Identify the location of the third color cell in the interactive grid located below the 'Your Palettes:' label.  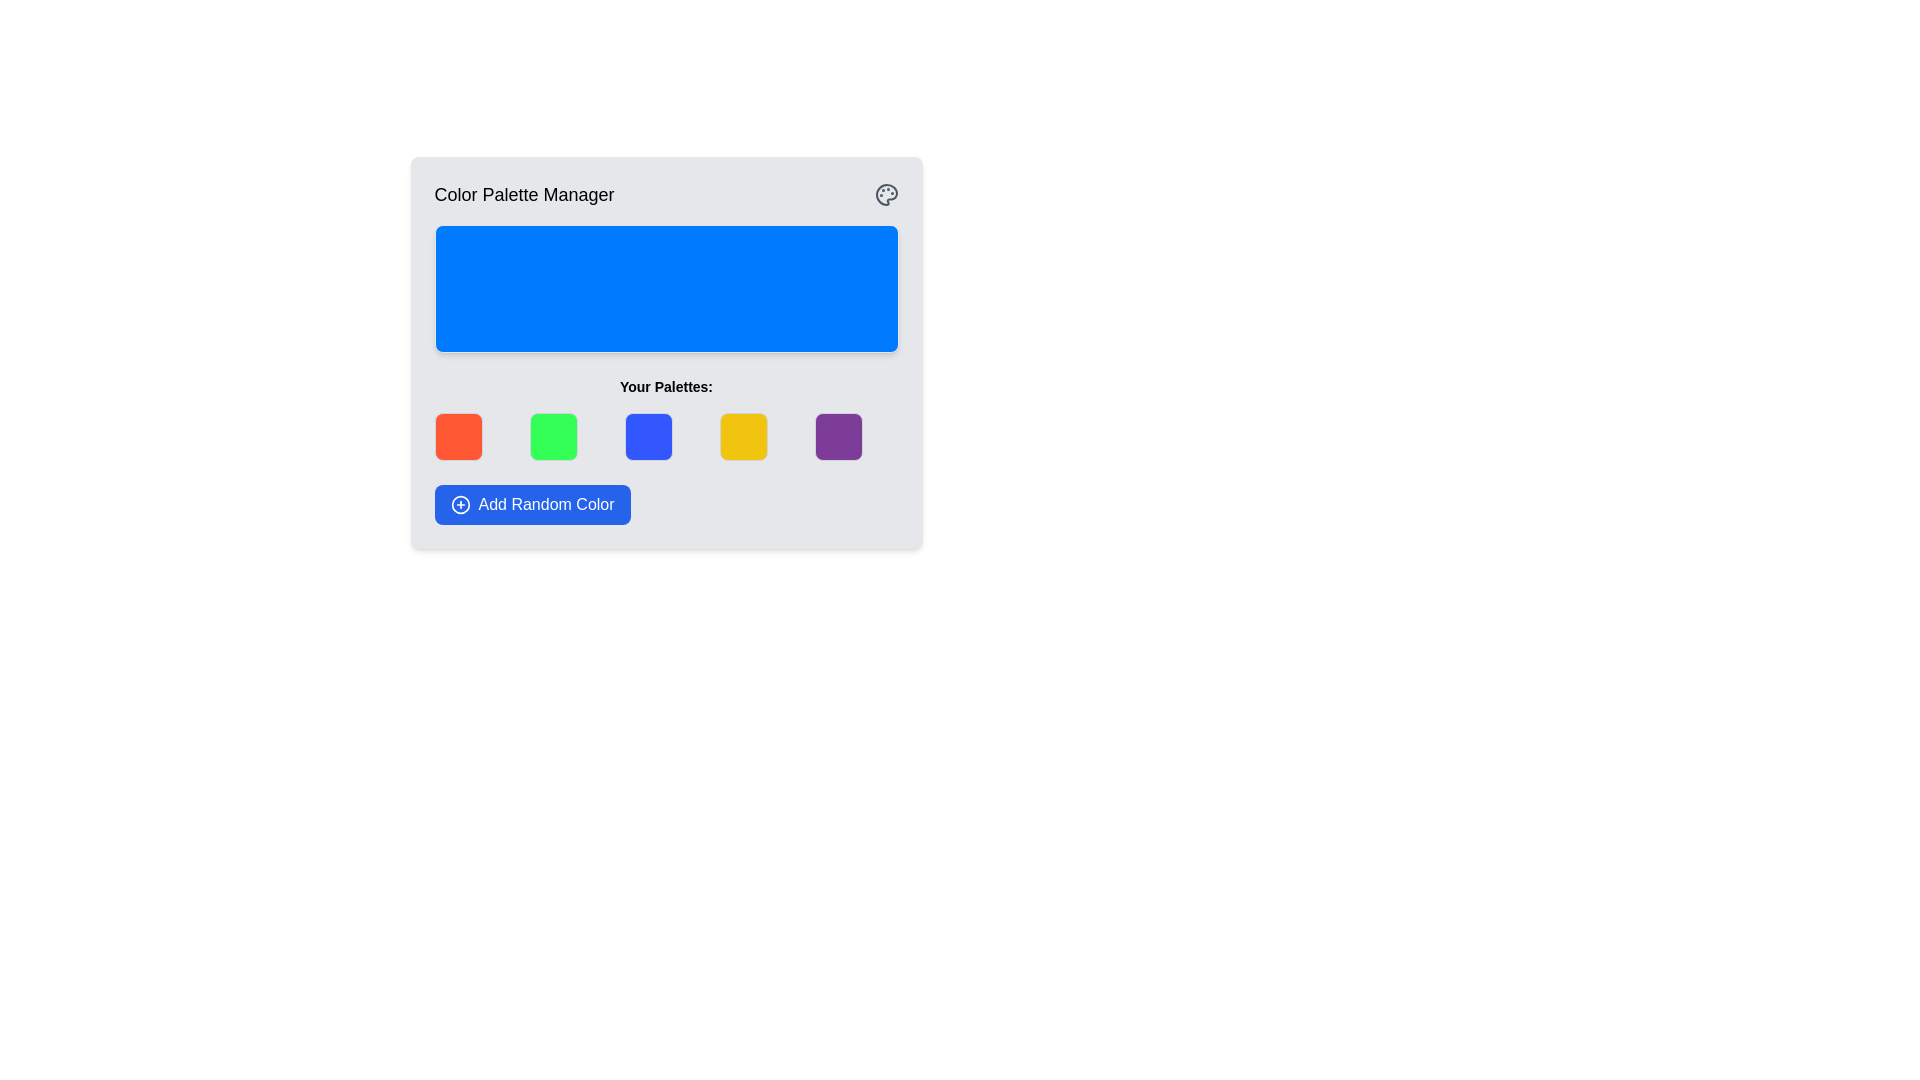
(666, 435).